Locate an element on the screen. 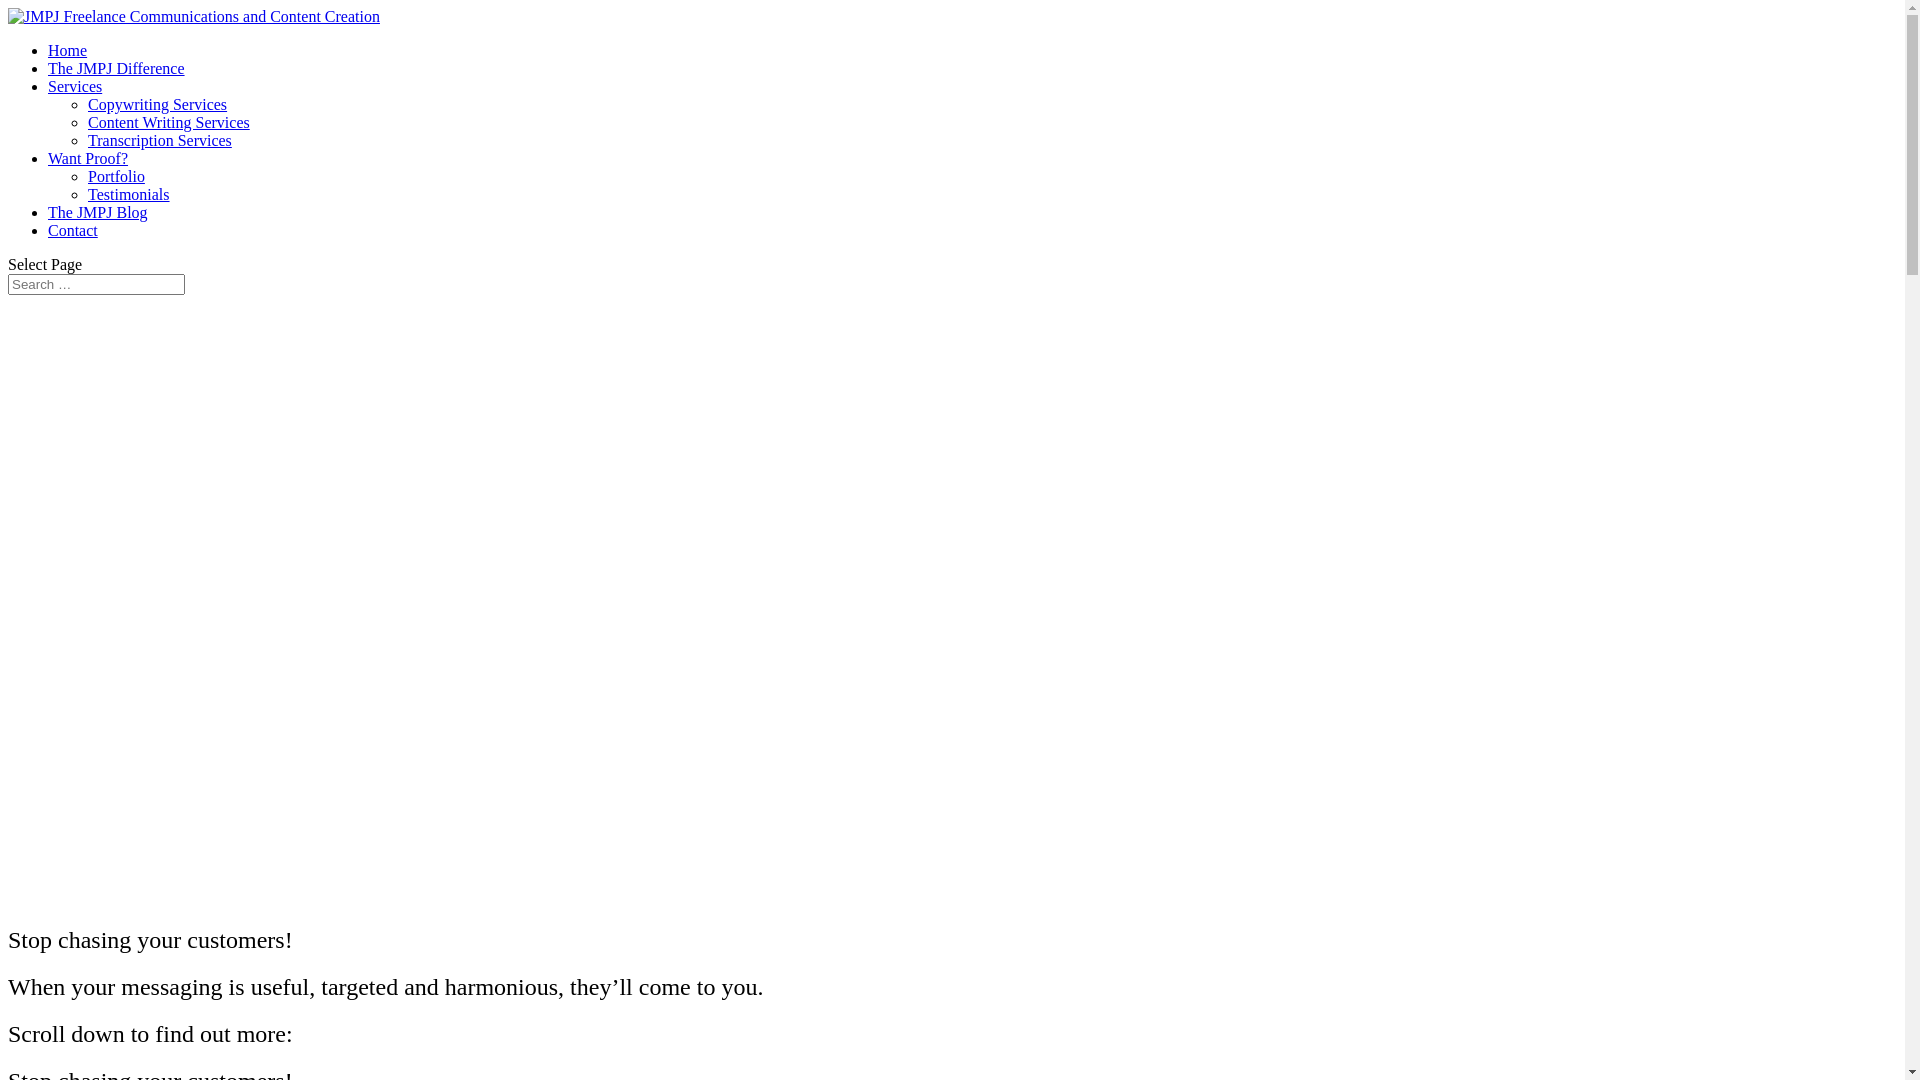 Image resolution: width=1920 pixels, height=1080 pixels. 'Welcome to JMPJ Freelance Communcations And Content Creation' is located at coordinates (8, 597).